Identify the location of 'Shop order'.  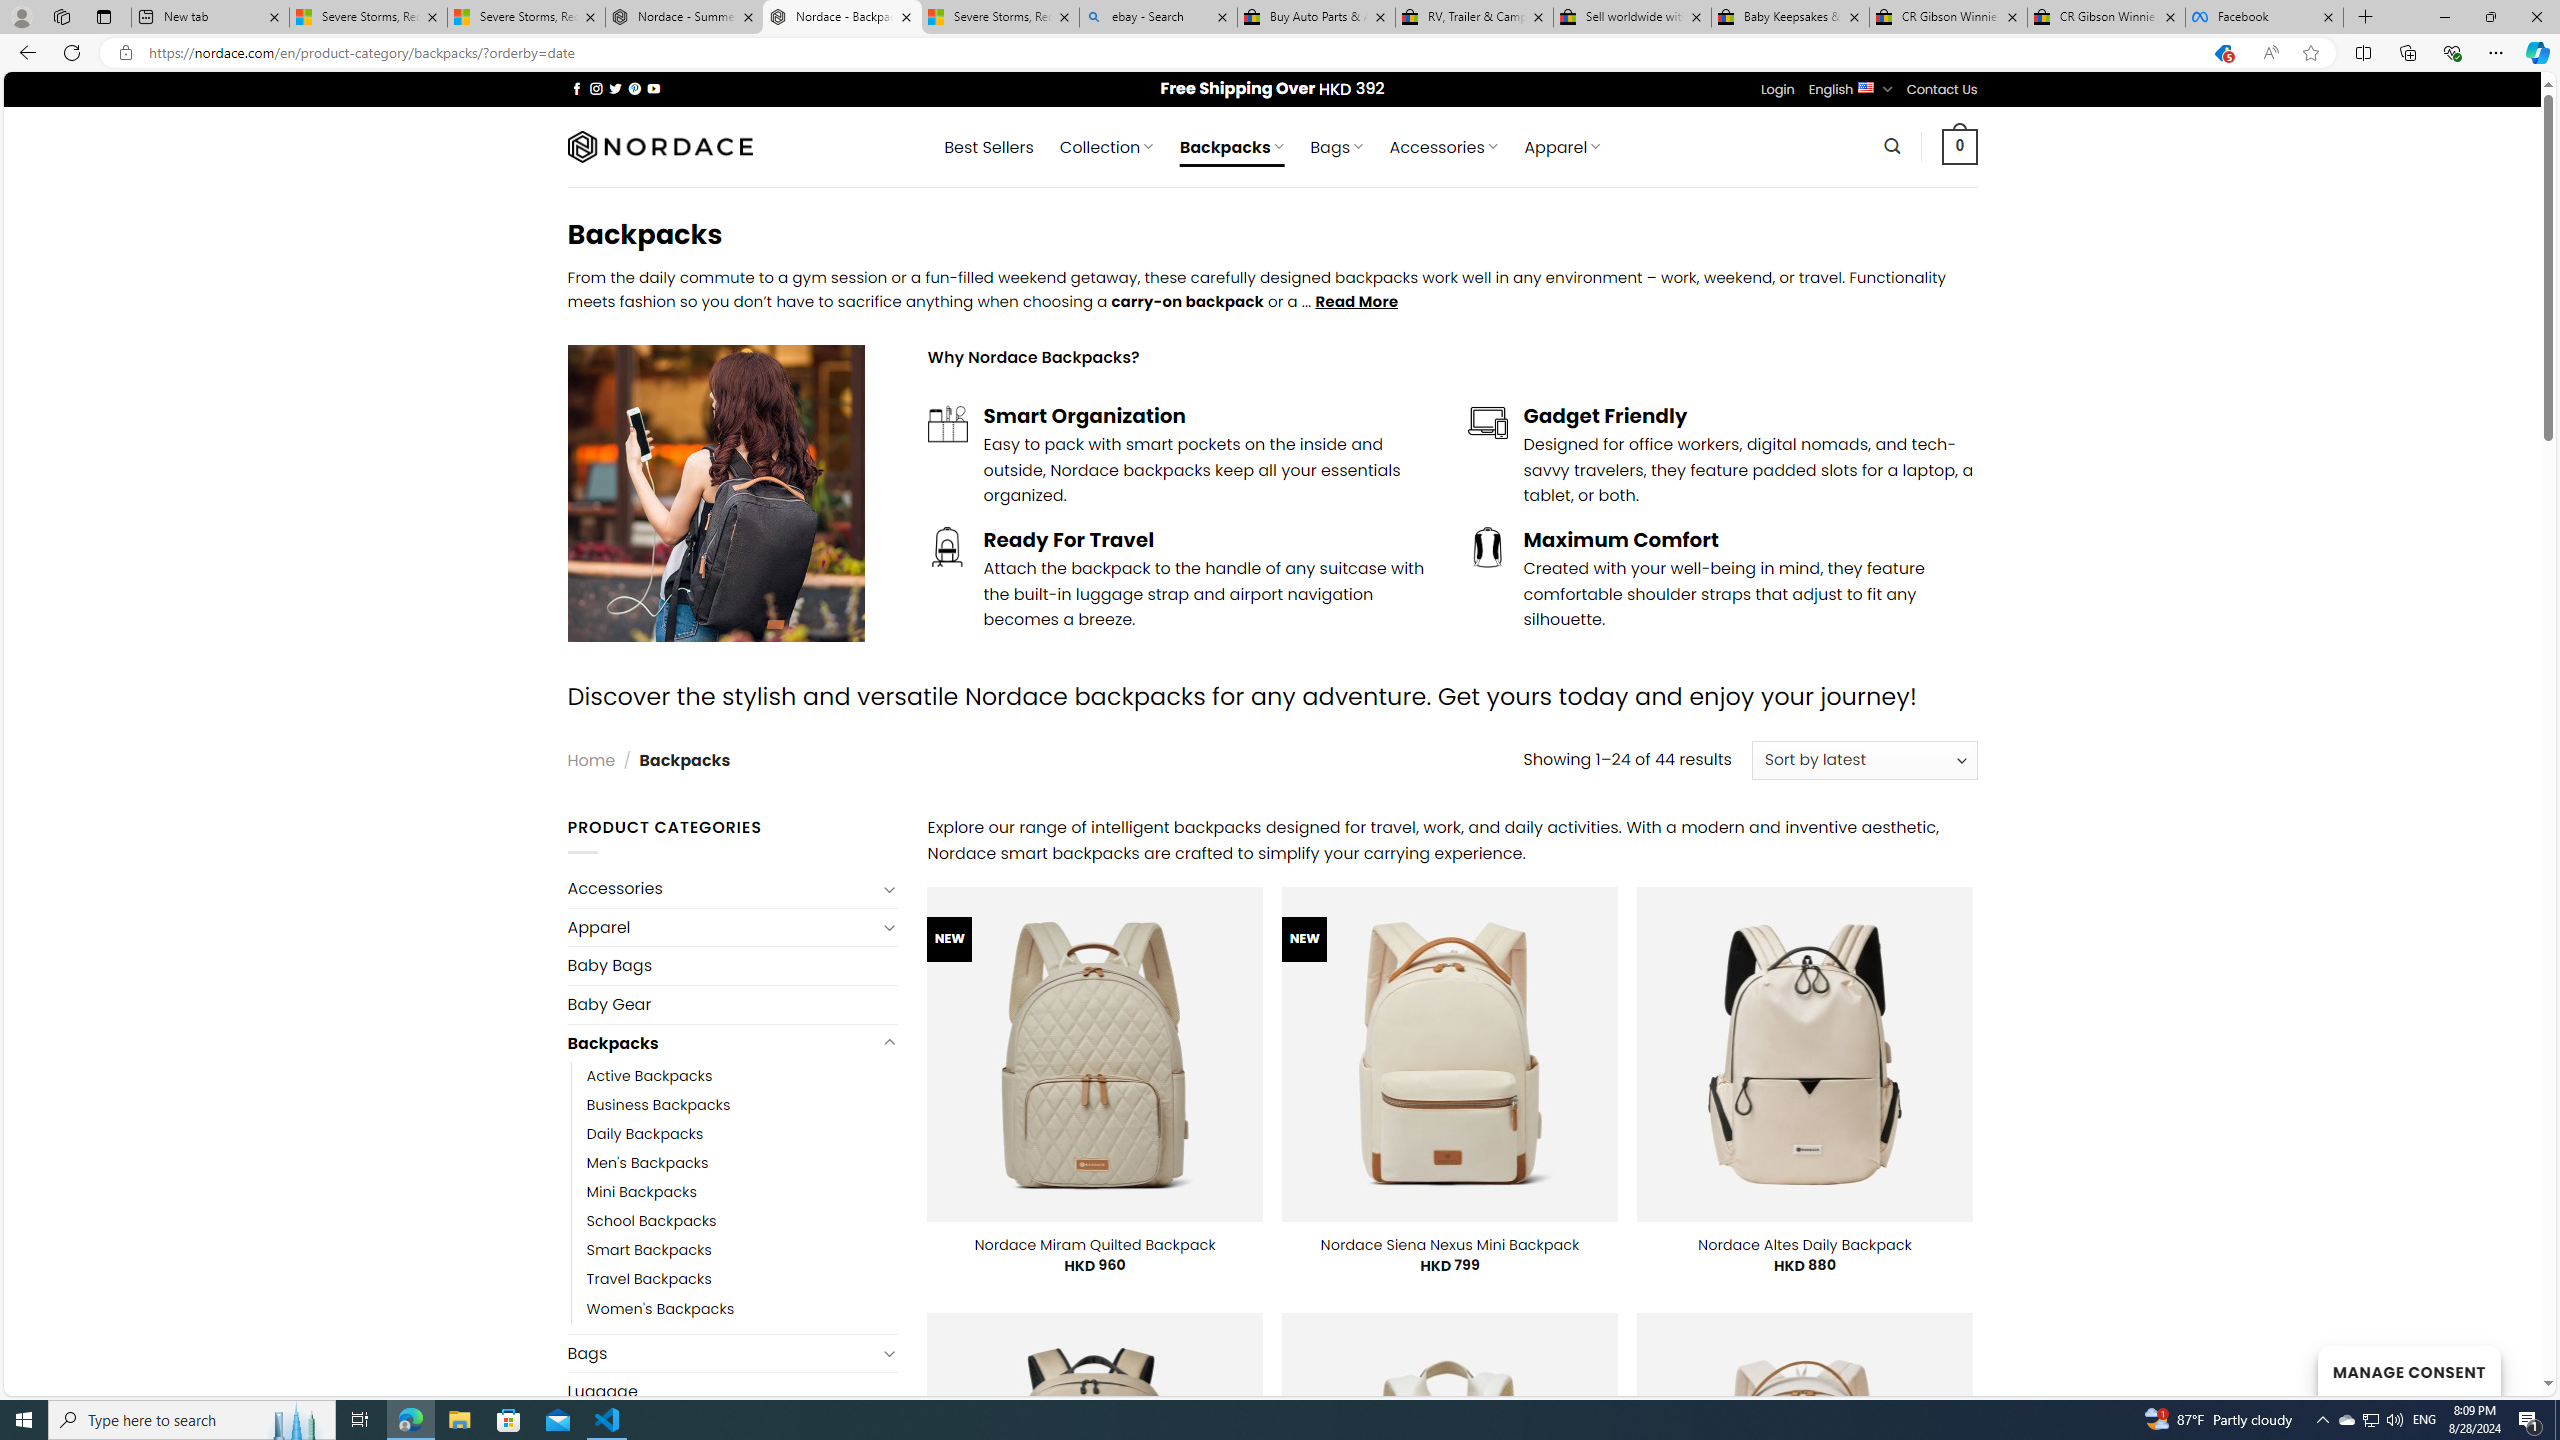
(1863, 761).